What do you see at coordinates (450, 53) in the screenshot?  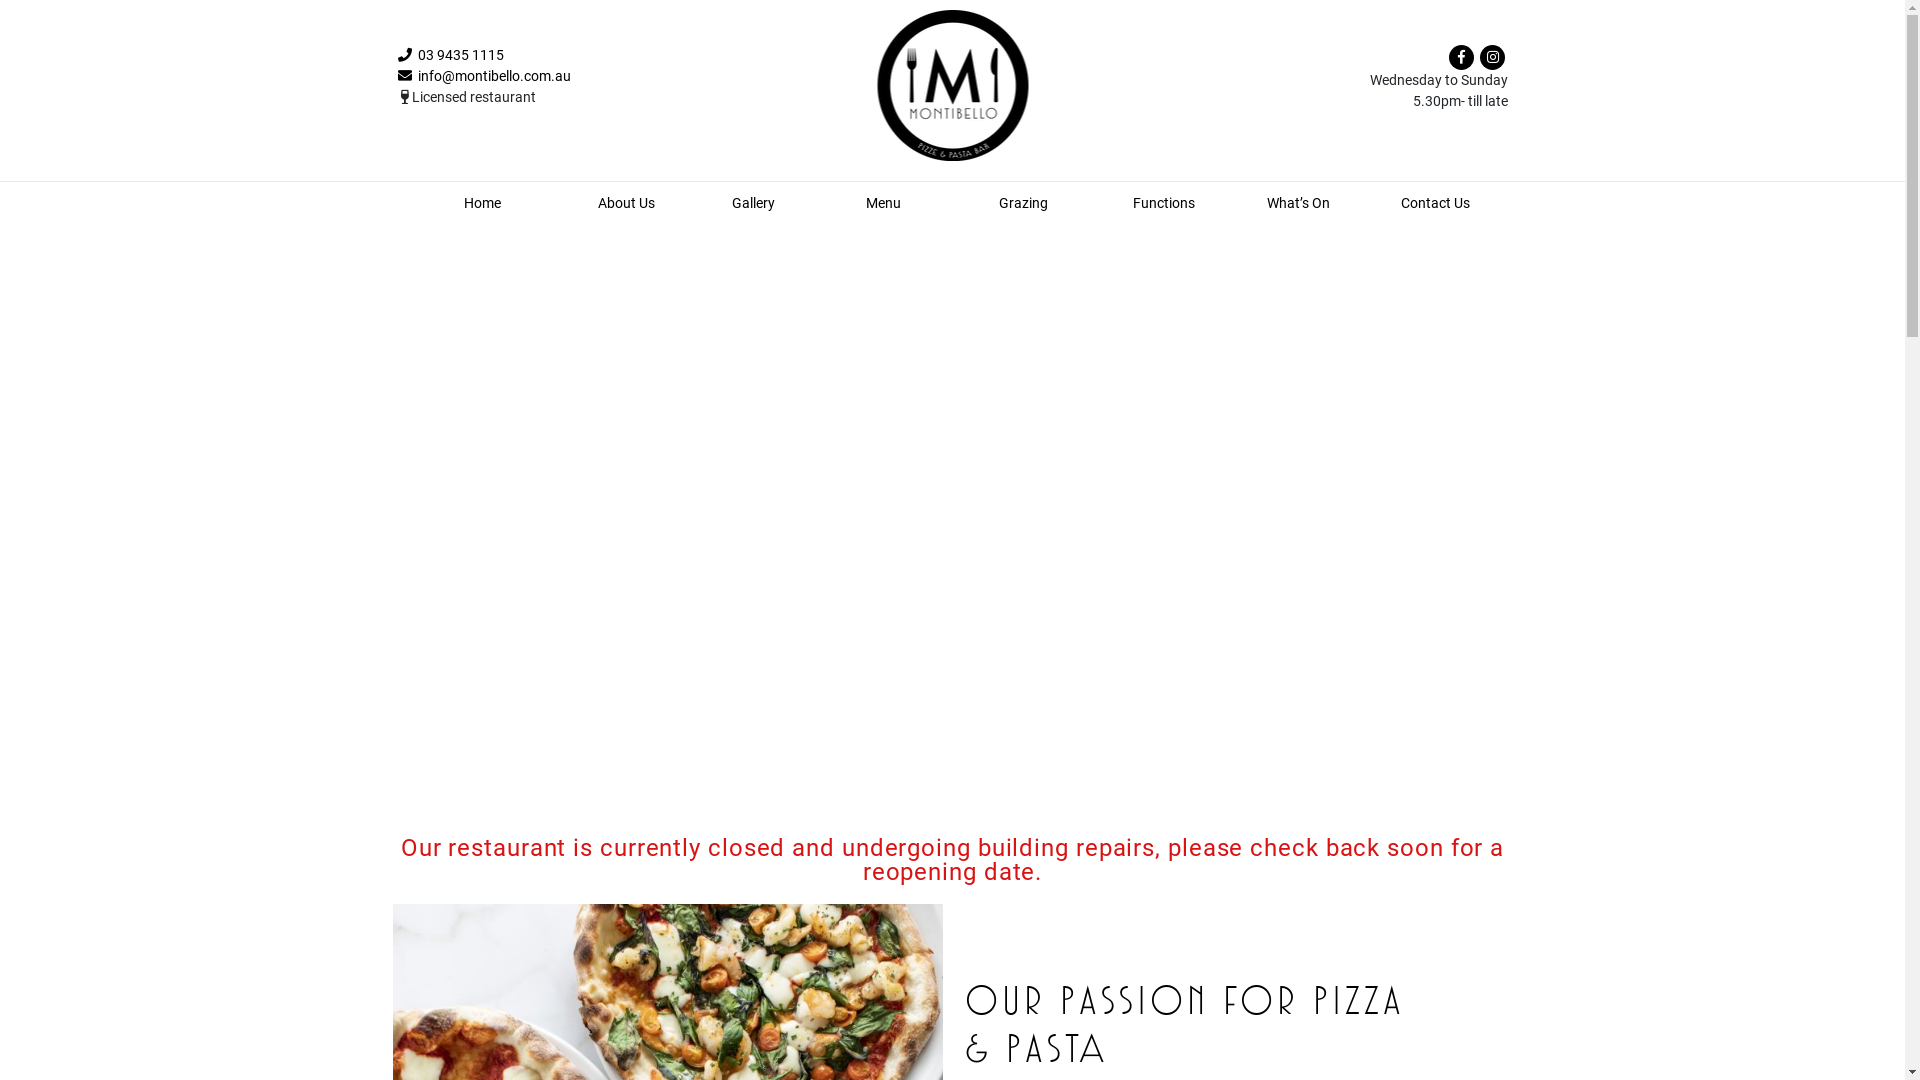 I see `'03 9435 1115'` at bounding box center [450, 53].